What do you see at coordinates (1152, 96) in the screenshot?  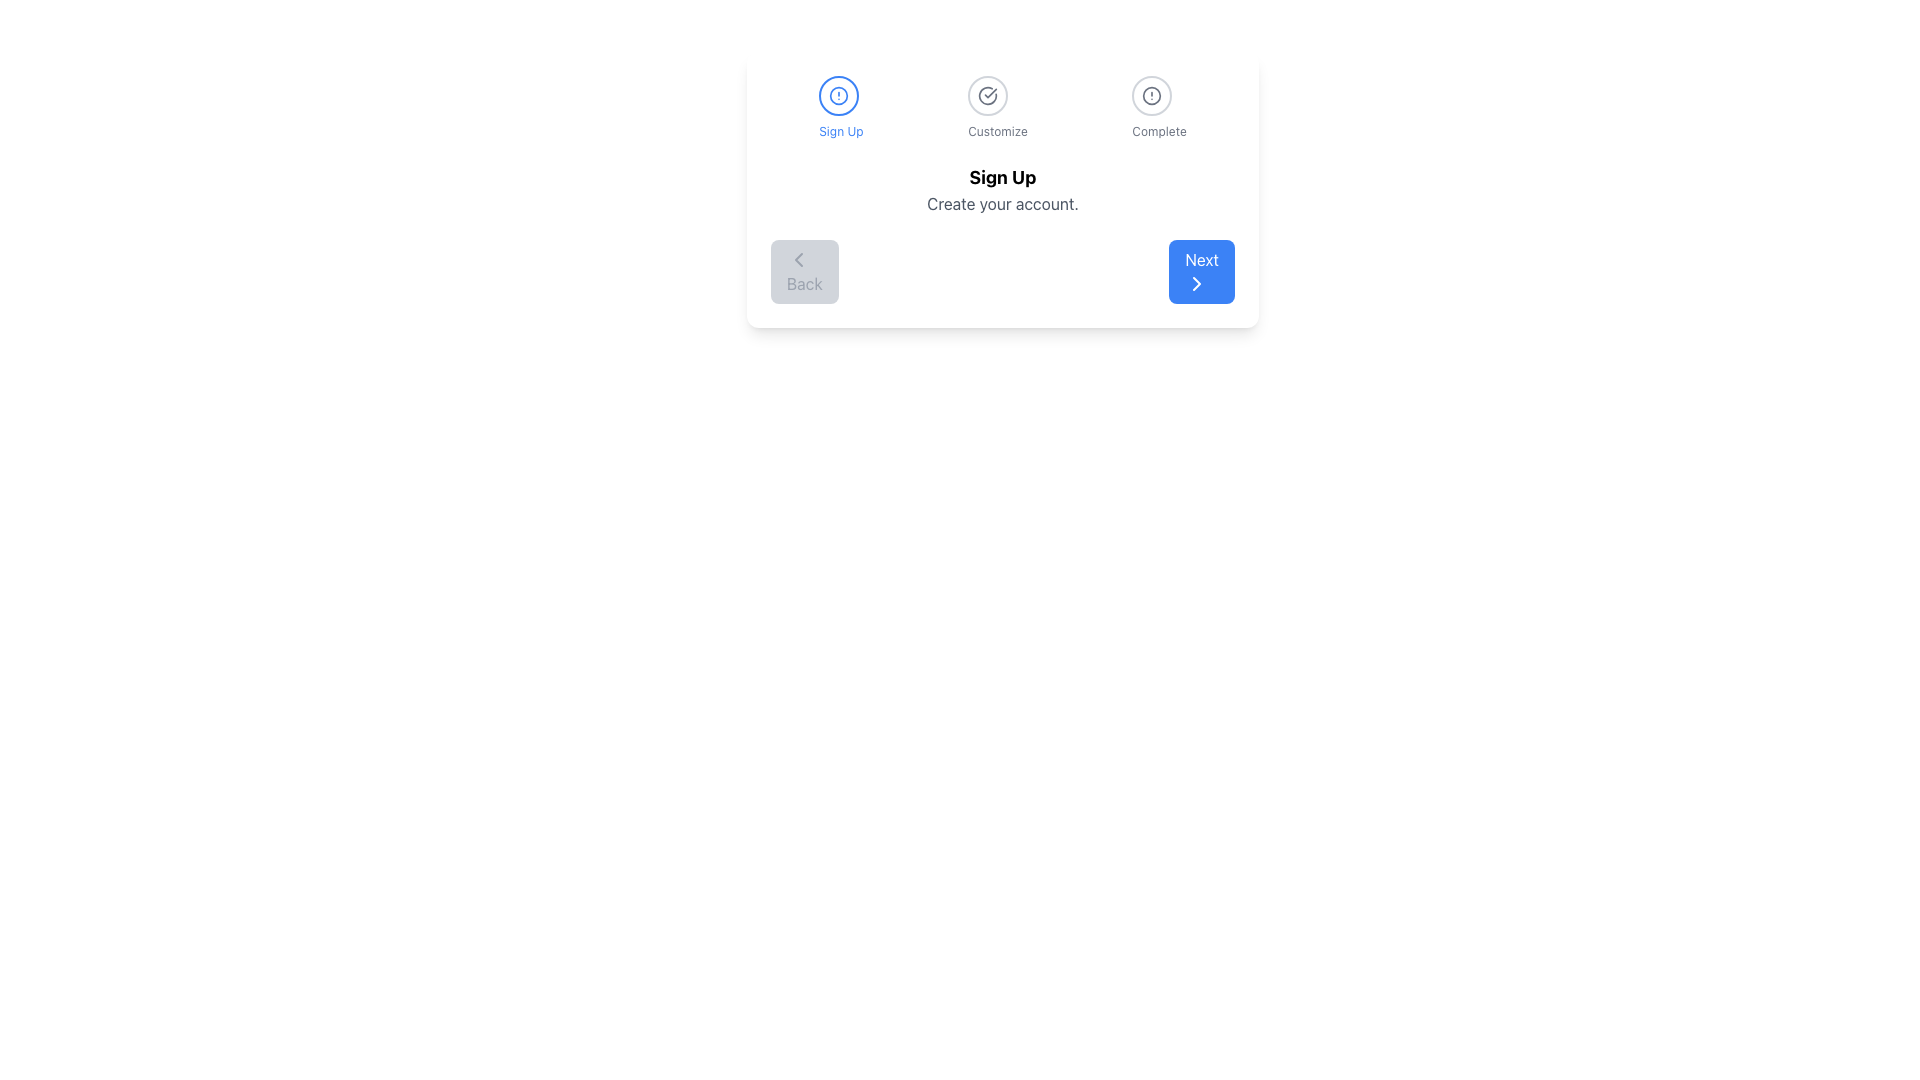 I see `the circular icon with a gray border that features an inner alert symbol, located in the rightmost position of the step tracker section beneath the word 'Complete'` at bounding box center [1152, 96].